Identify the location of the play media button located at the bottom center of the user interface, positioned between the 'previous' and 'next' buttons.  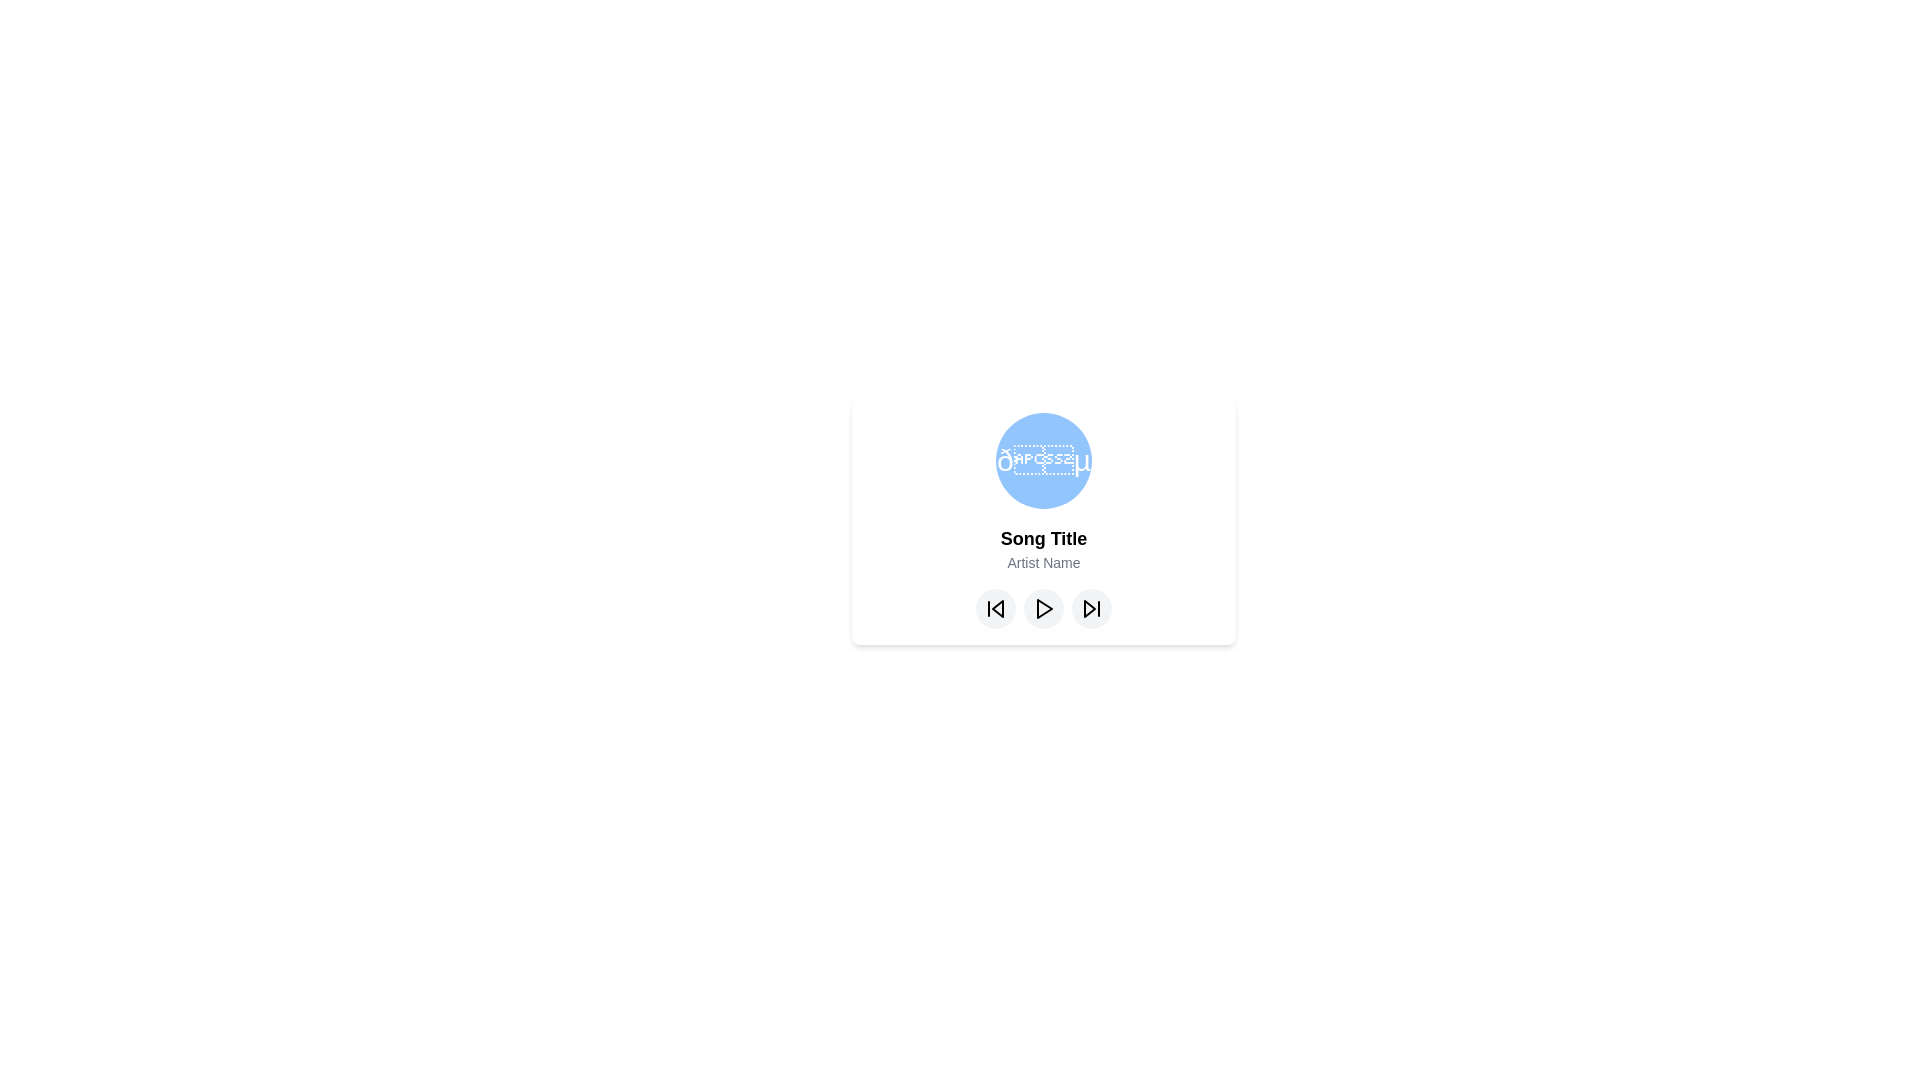
(1042, 608).